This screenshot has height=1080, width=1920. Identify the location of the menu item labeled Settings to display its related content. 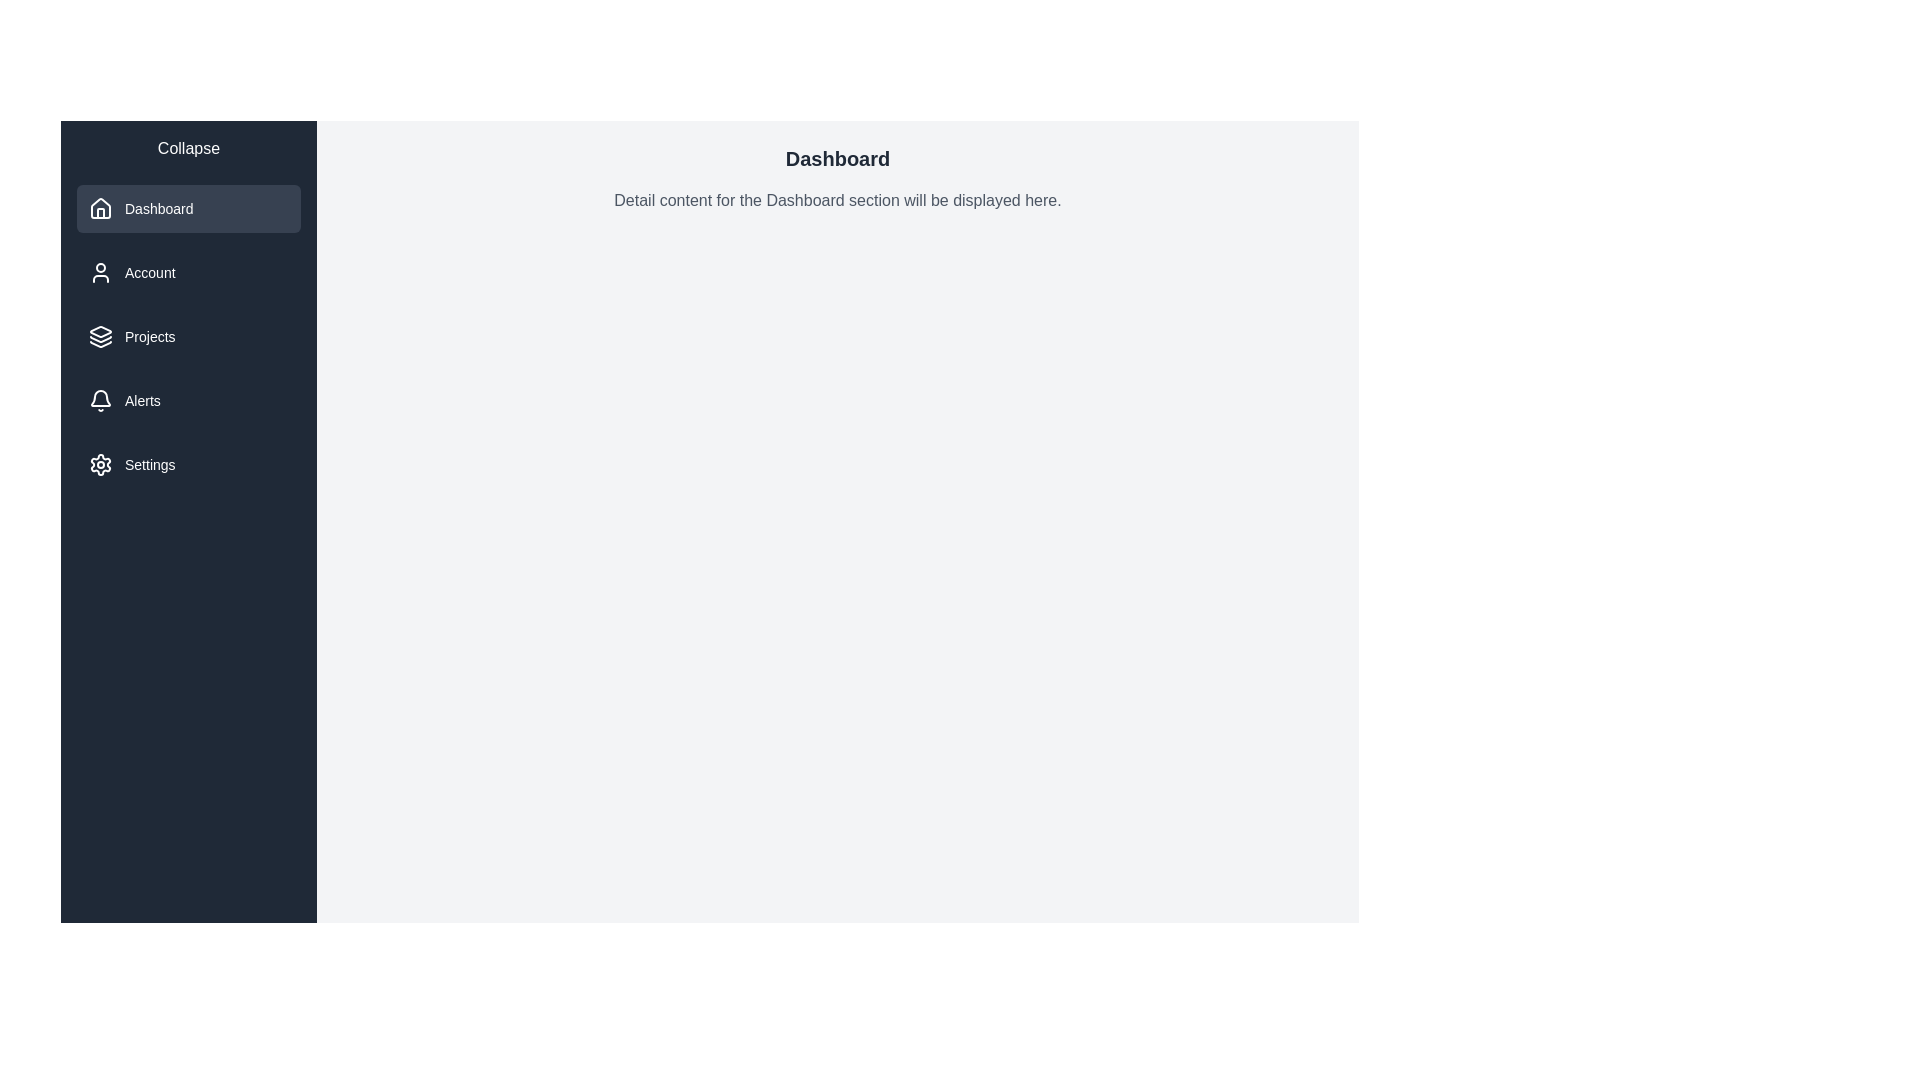
(188, 465).